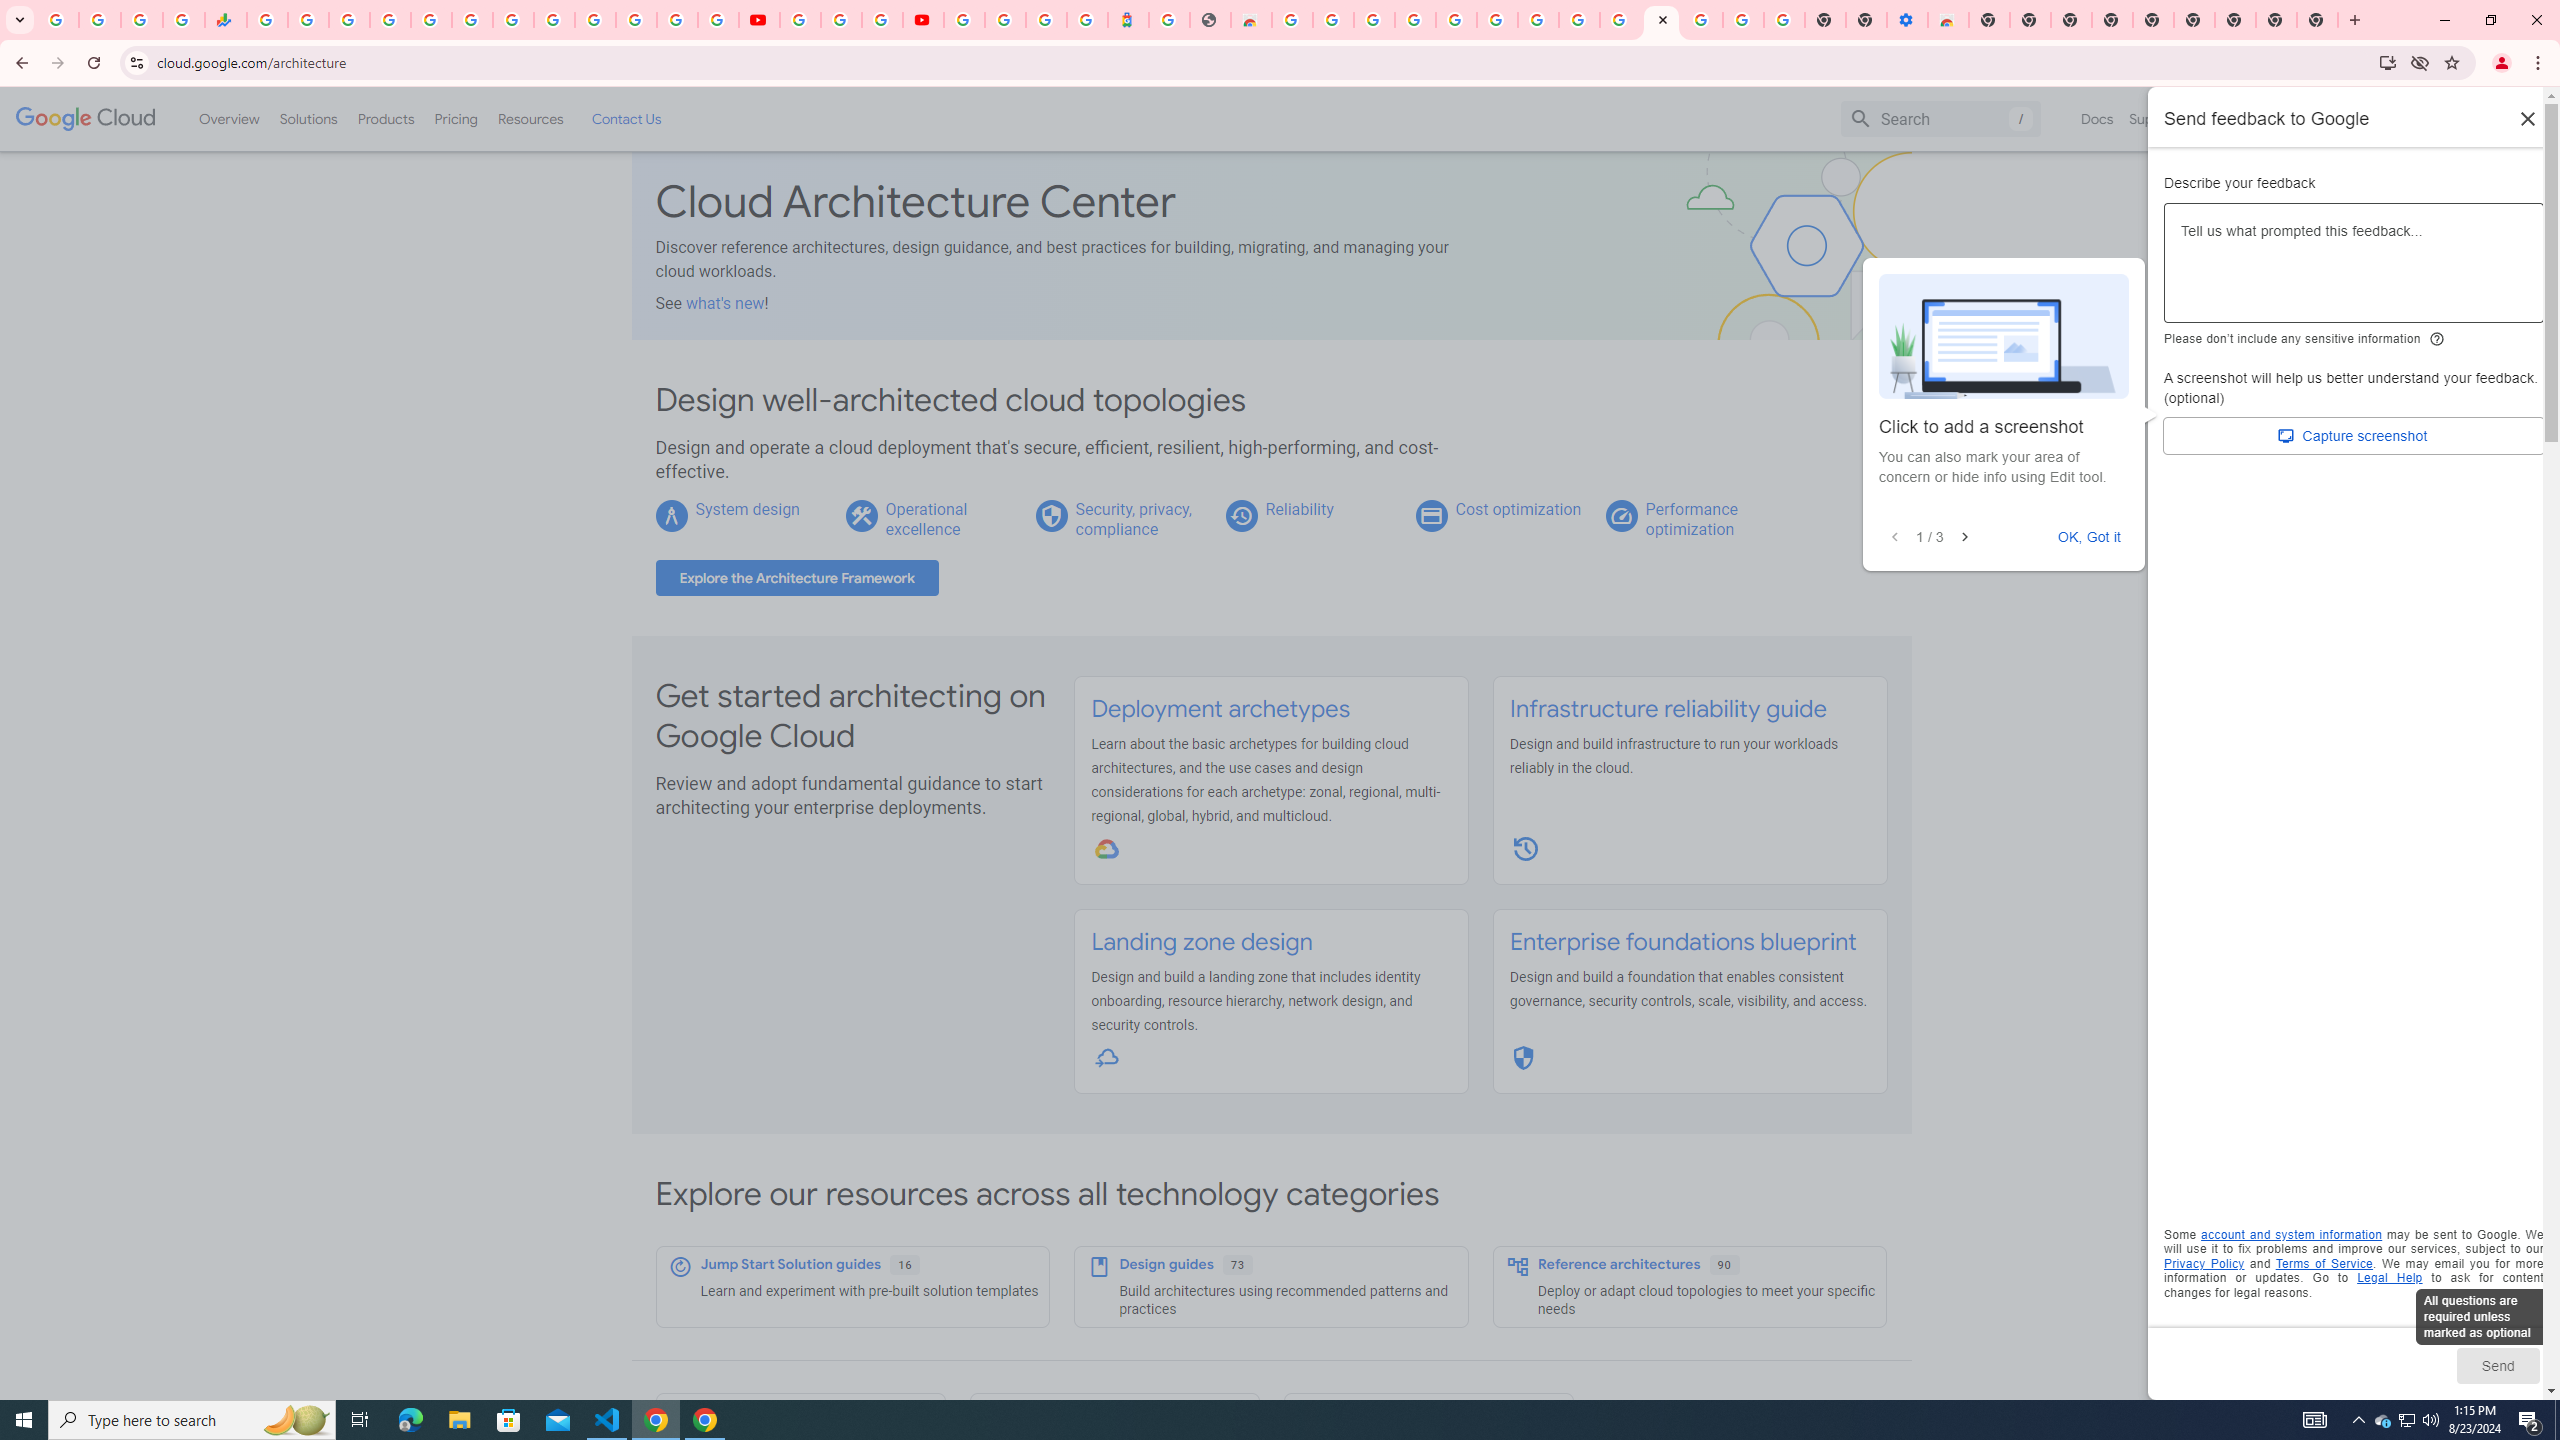 The width and height of the screenshot is (2560, 1440). I want to click on 'Sign in - Google Accounts', so click(390, 19).